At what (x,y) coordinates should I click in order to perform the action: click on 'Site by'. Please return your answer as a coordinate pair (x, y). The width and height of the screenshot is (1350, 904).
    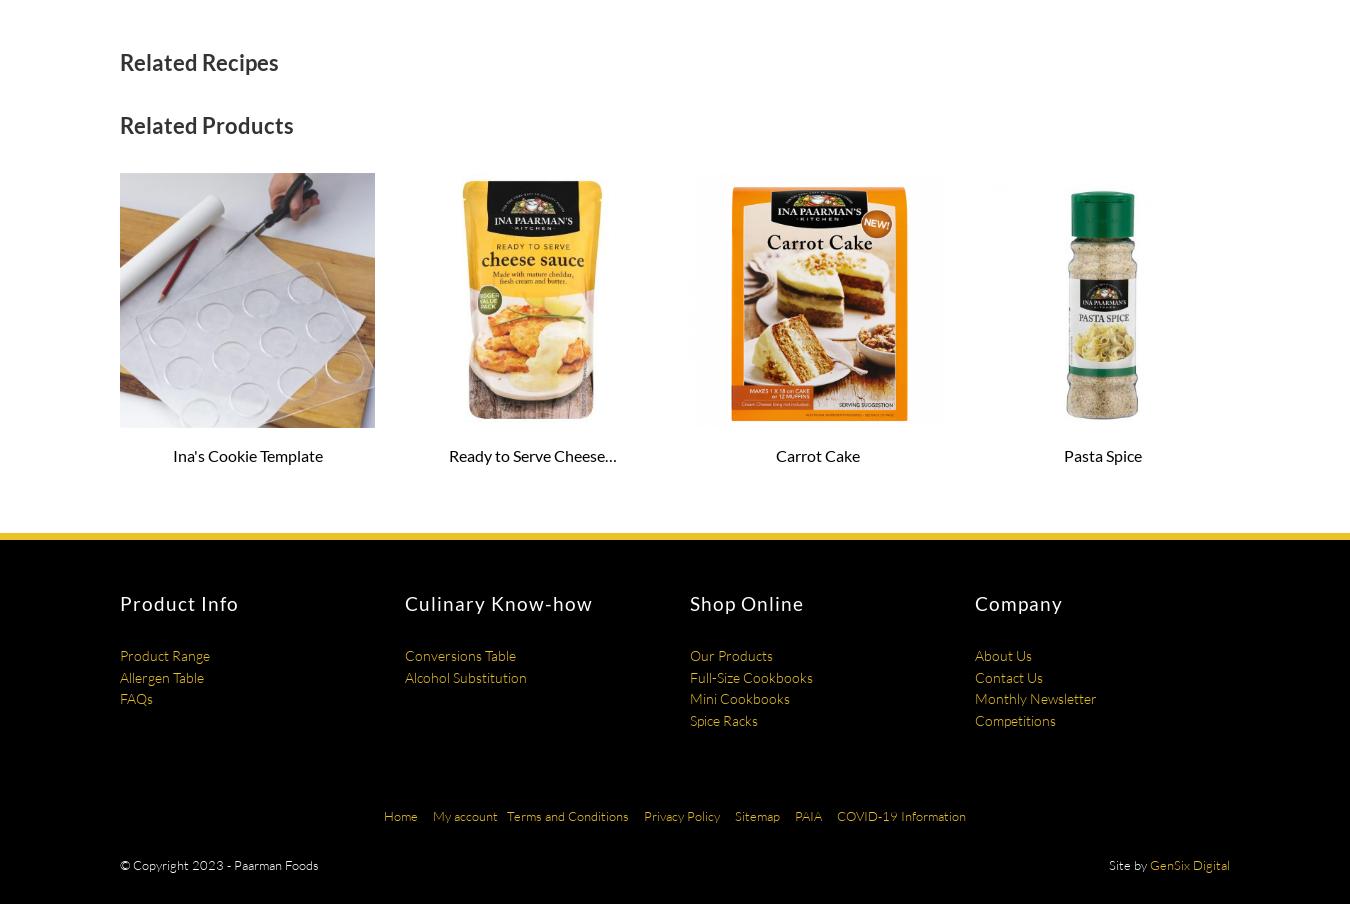
    Looking at the image, I should click on (1128, 864).